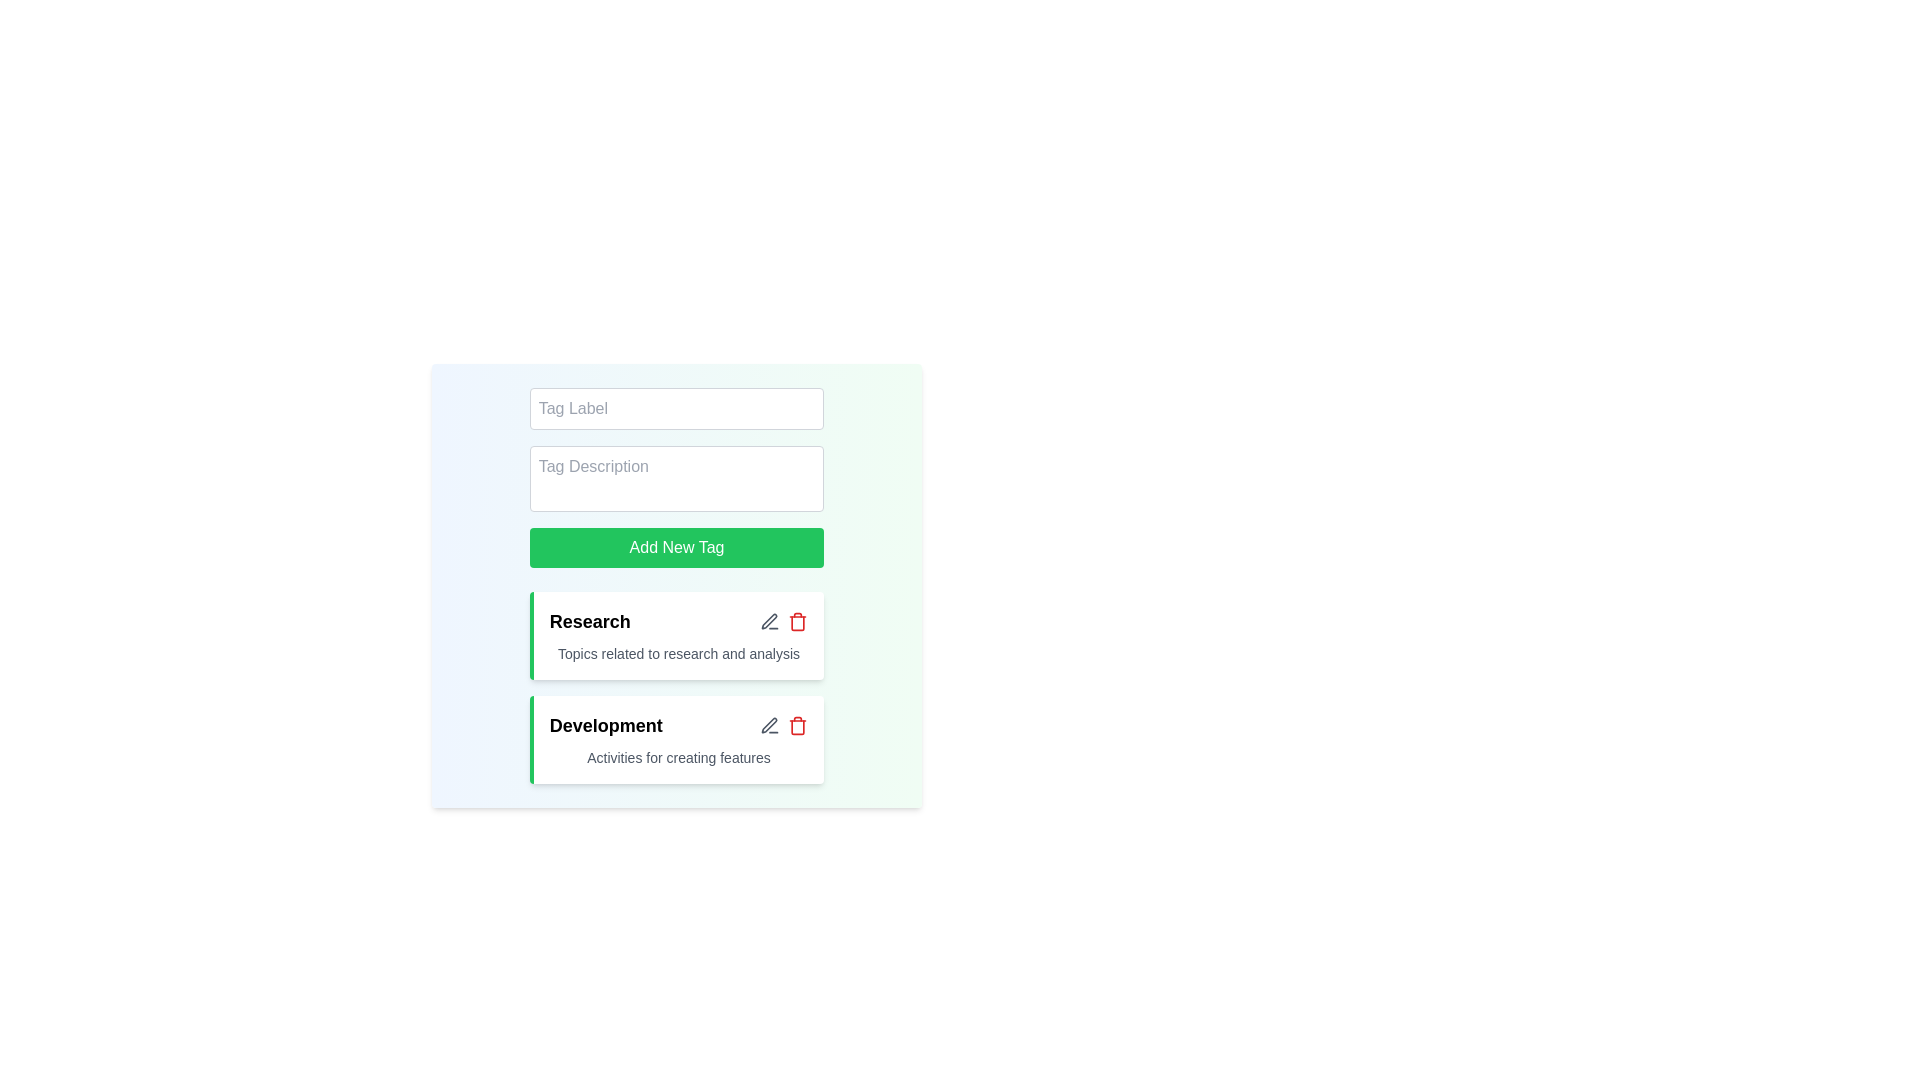  What do you see at coordinates (768, 725) in the screenshot?
I see `the gray pencil-shaped edit icon located at the right end of the 'Development' card section, which is next to the red trash icon` at bounding box center [768, 725].